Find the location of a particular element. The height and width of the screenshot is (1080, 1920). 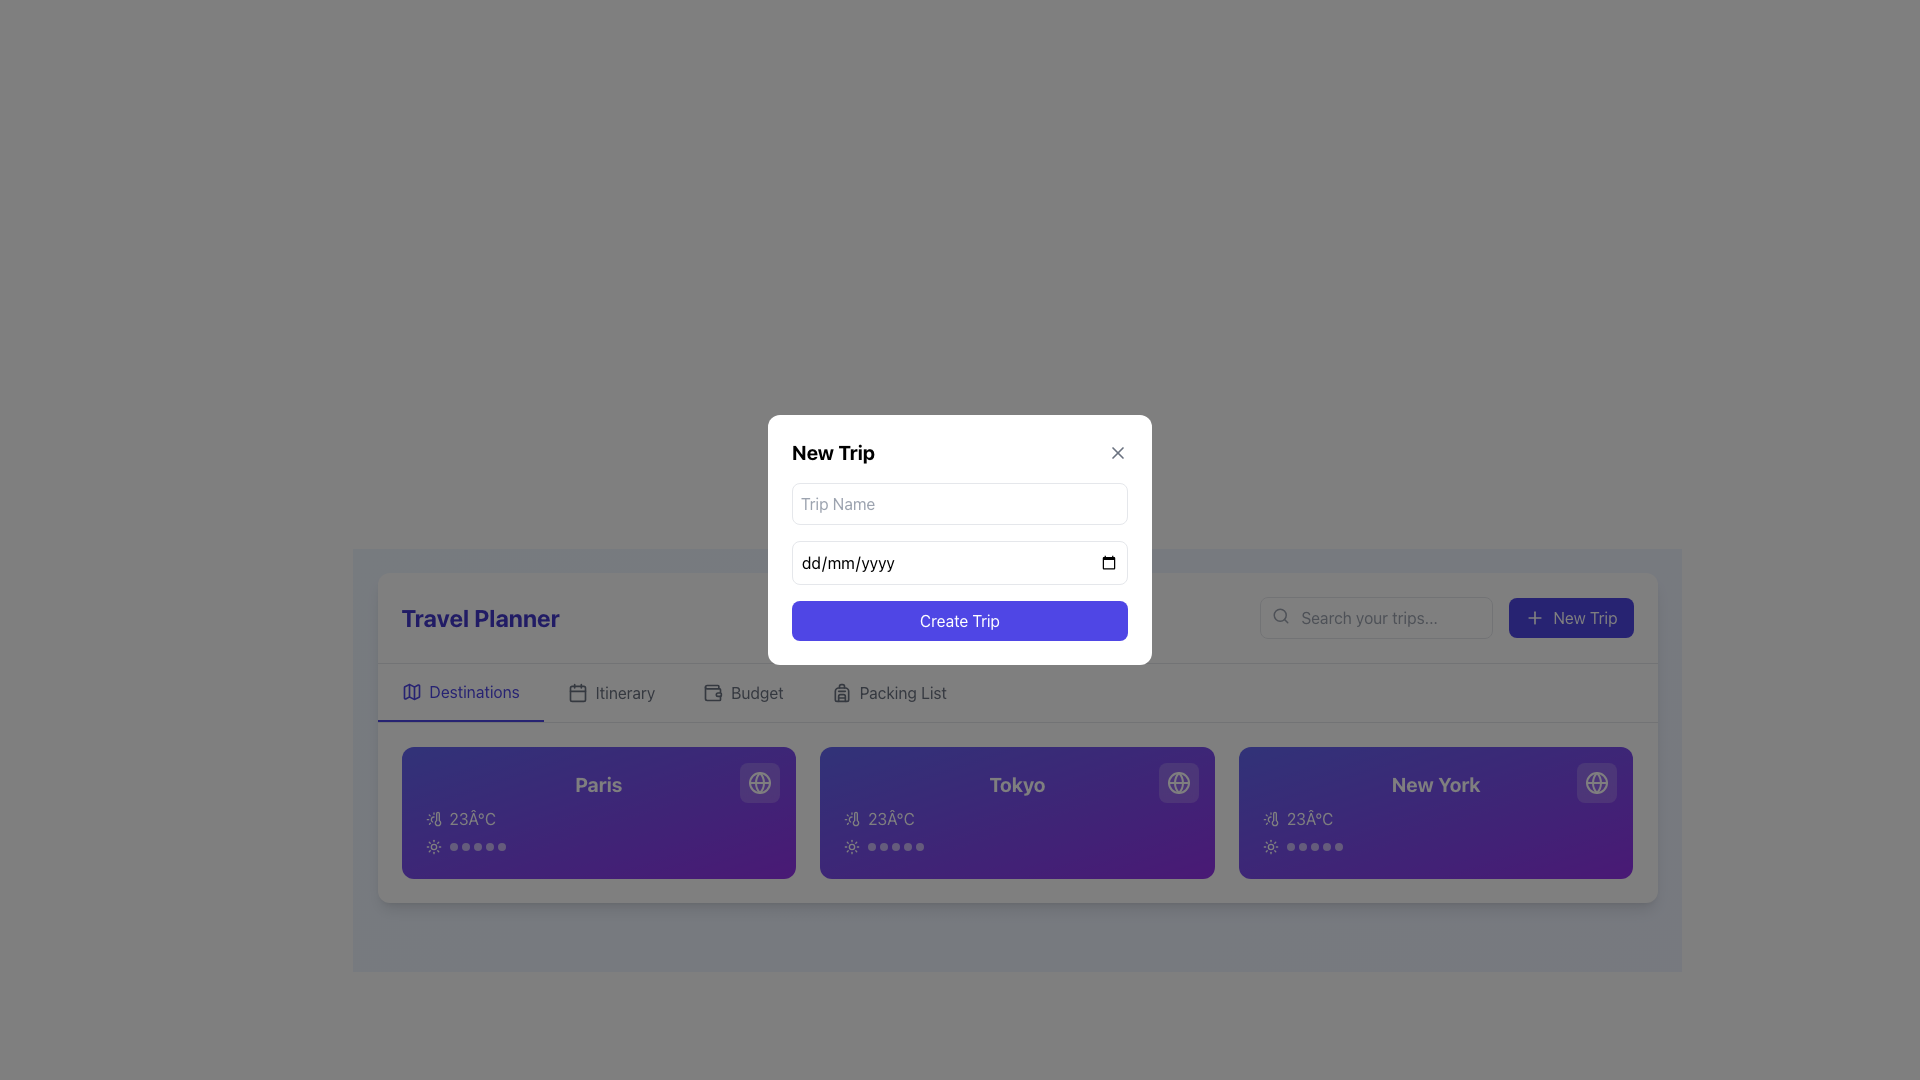

the globe icon located at the top-right corner of the 'Paris' destination card for further actions is located at coordinates (759, 782).